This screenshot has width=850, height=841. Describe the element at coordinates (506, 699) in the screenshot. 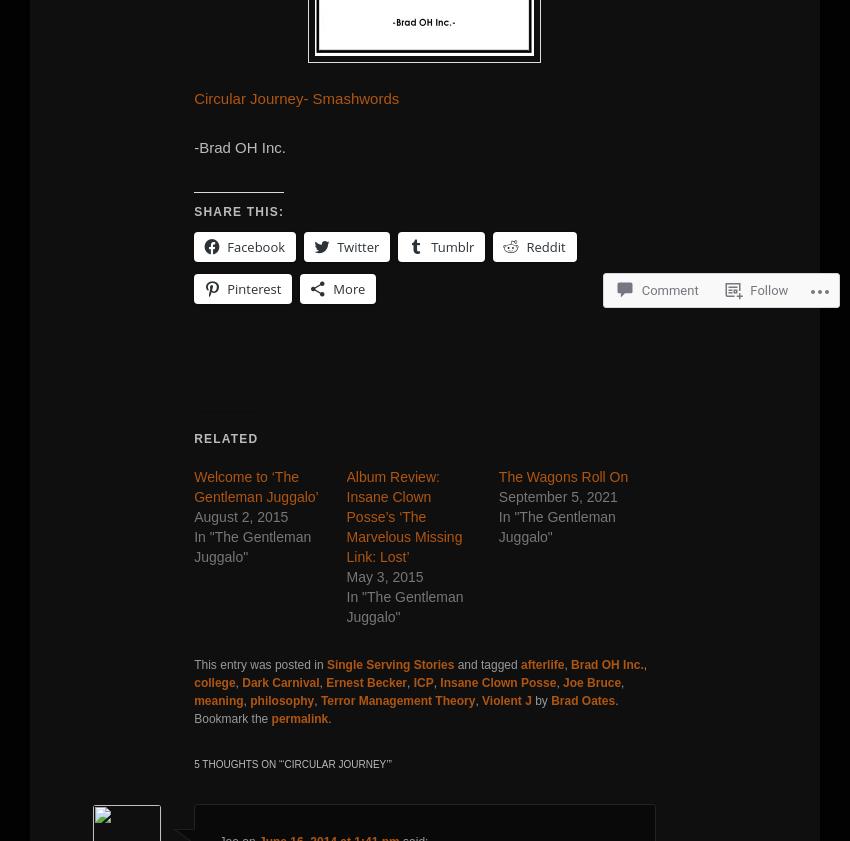

I see `'Violent J'` at that location.